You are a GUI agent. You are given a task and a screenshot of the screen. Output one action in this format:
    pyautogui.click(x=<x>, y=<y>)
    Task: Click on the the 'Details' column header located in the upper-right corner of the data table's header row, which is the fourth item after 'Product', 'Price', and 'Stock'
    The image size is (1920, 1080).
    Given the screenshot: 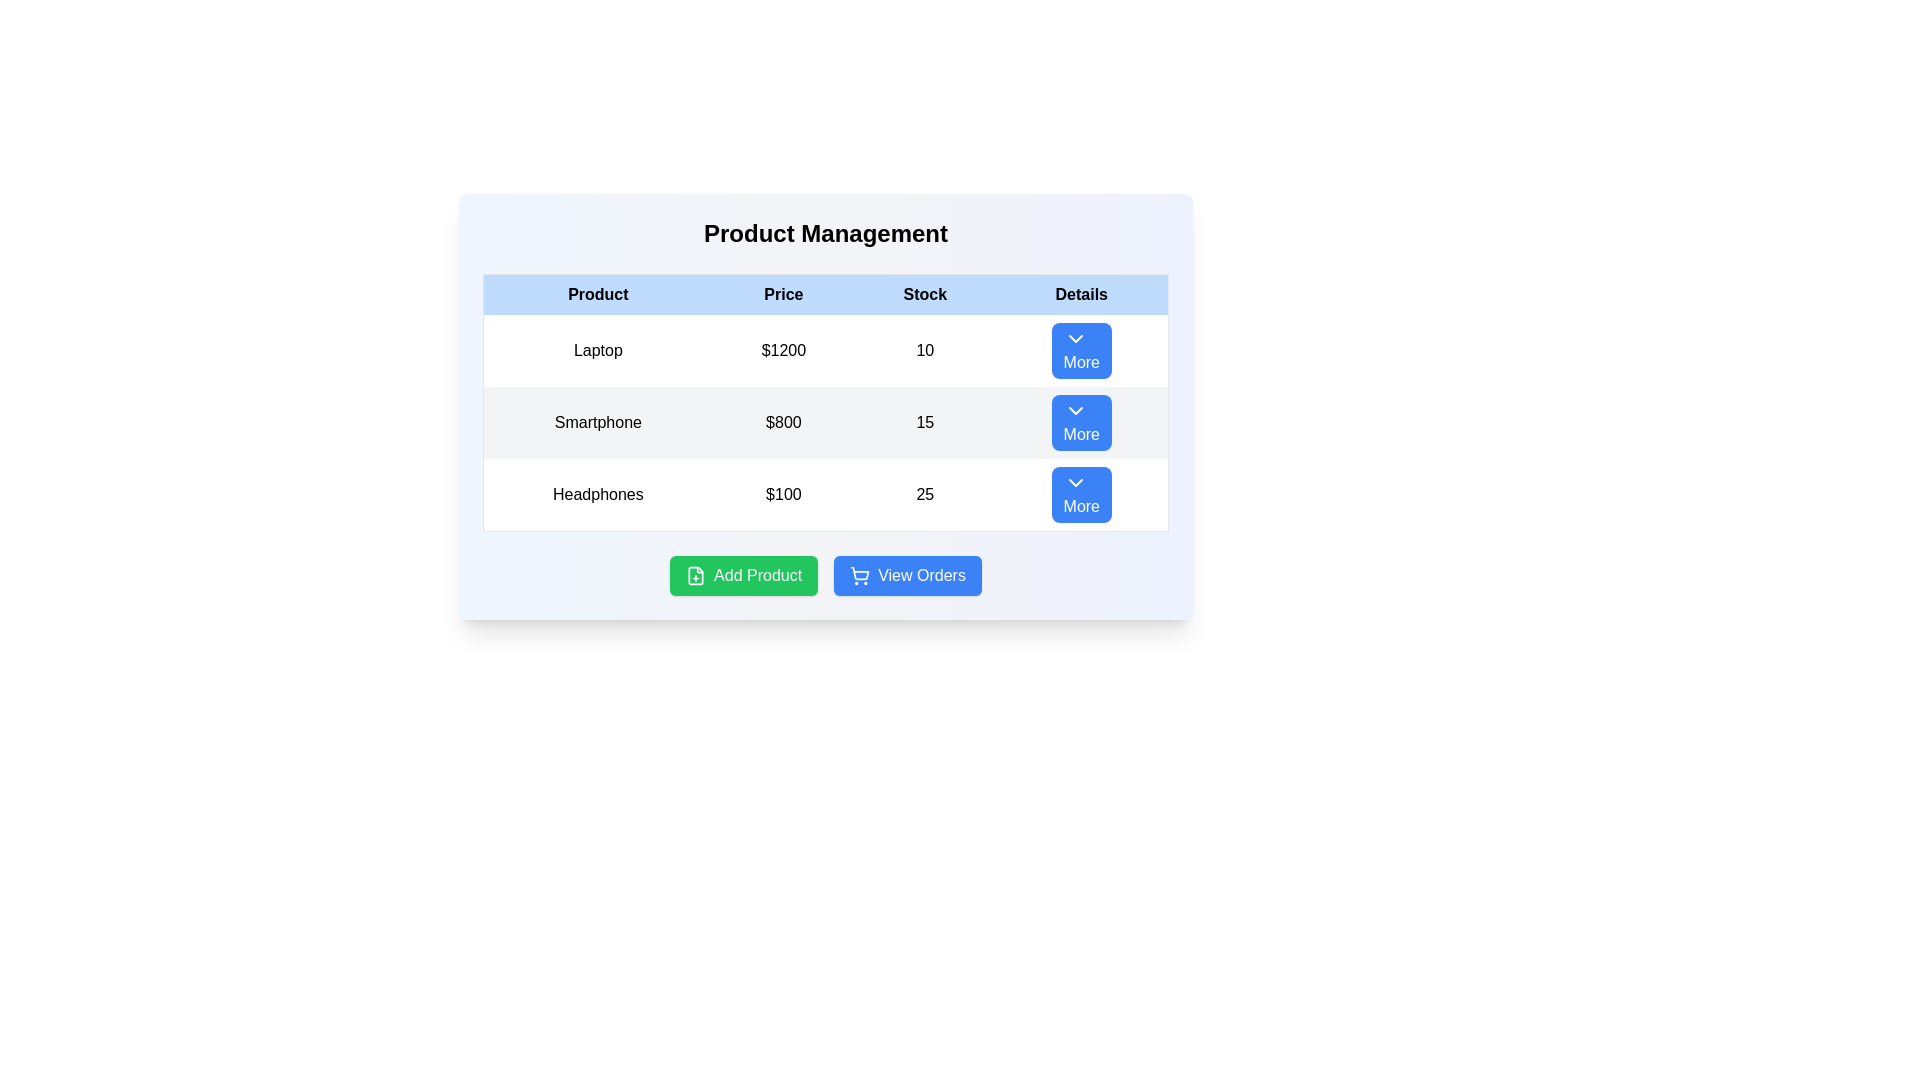 What is the action you would take?
    pyautogui.click(x=1081, y=294)
    